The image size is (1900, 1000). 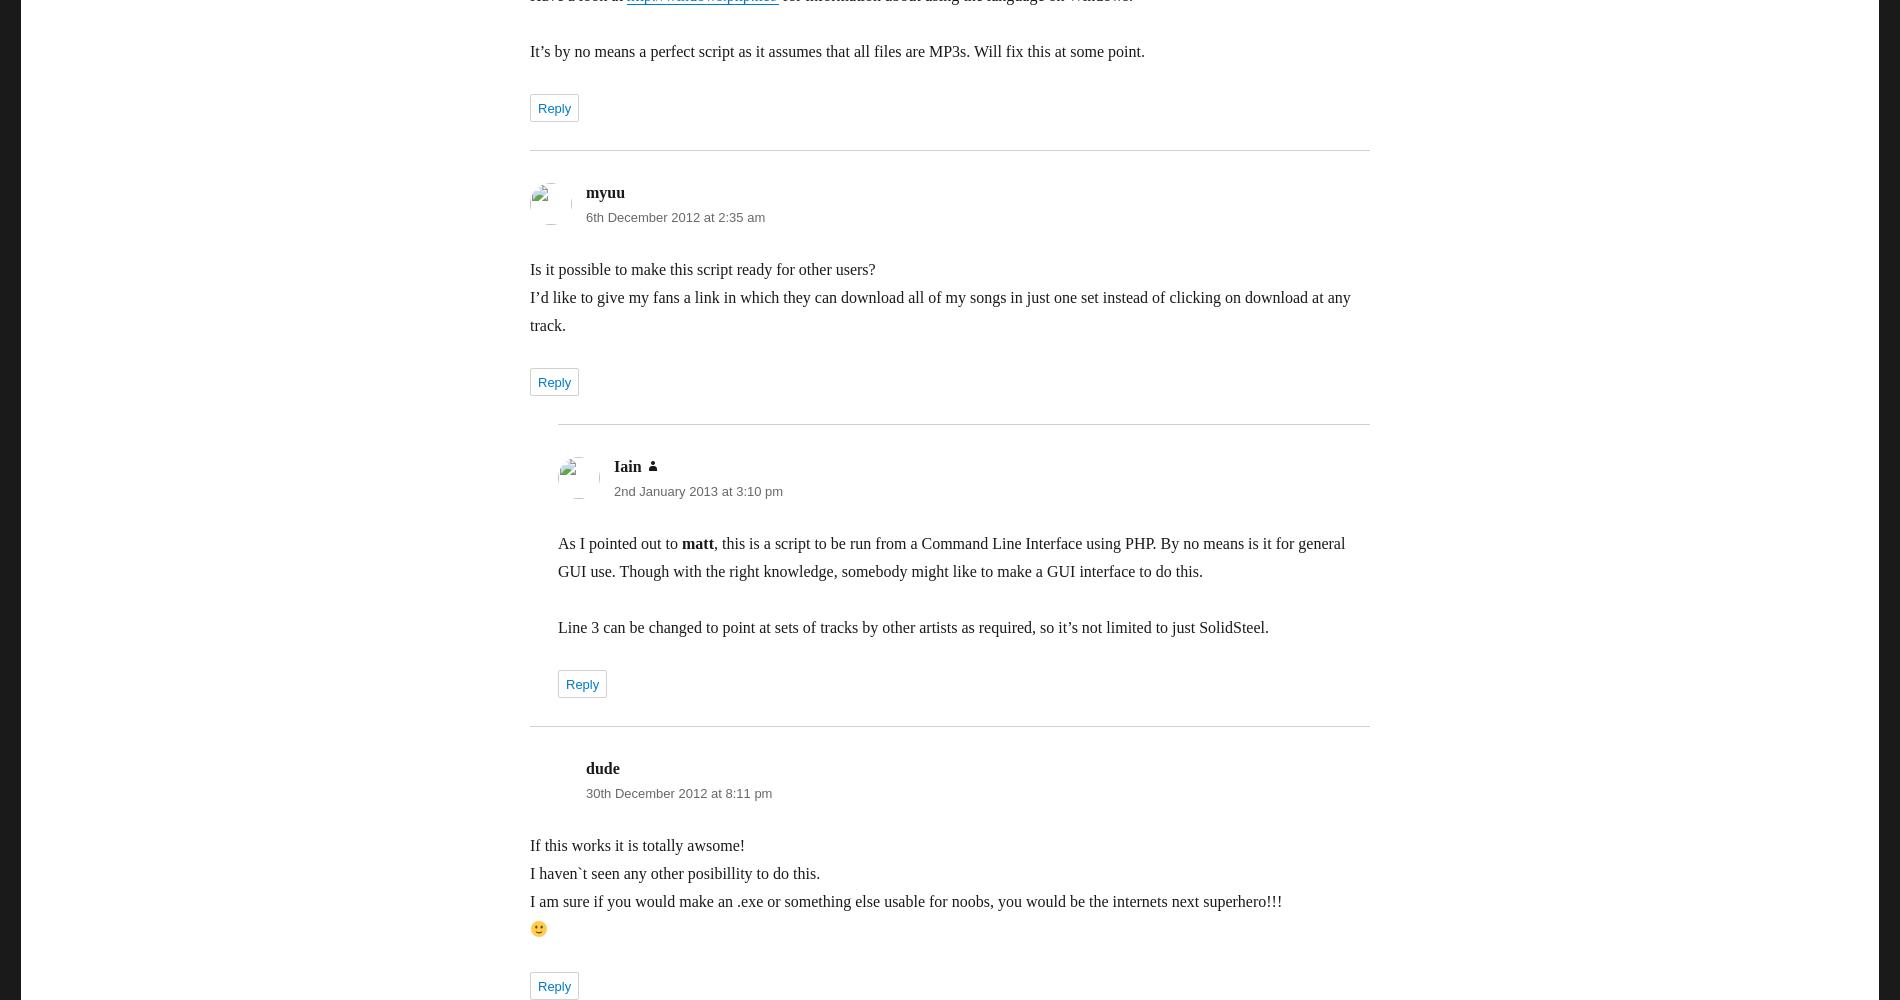 What do you see at coordinates (679, 793) in the screenshot?
I see `'30th December 2012 at 8:11 pm'` at bounding box center [679, 793].